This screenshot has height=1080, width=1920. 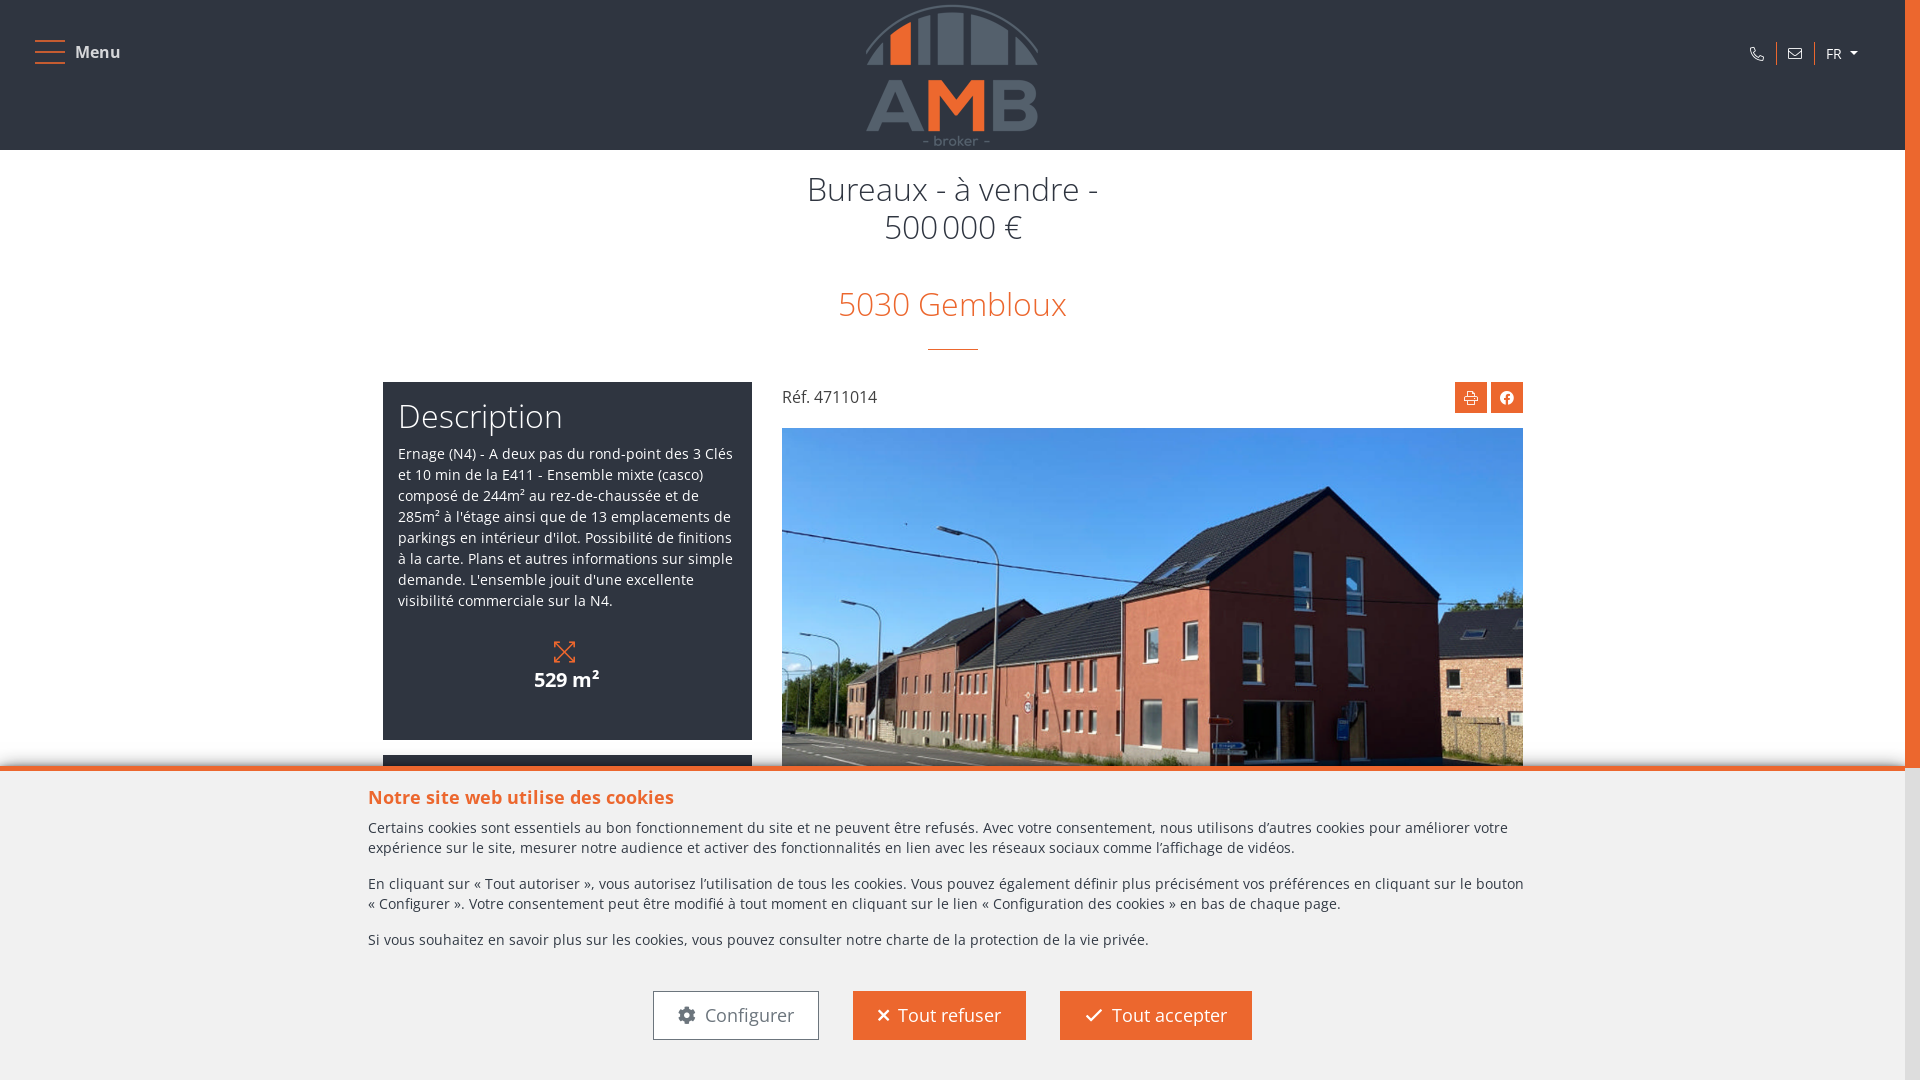 I want to click on 'Tout accepter', so click(x=1156, y=1015).